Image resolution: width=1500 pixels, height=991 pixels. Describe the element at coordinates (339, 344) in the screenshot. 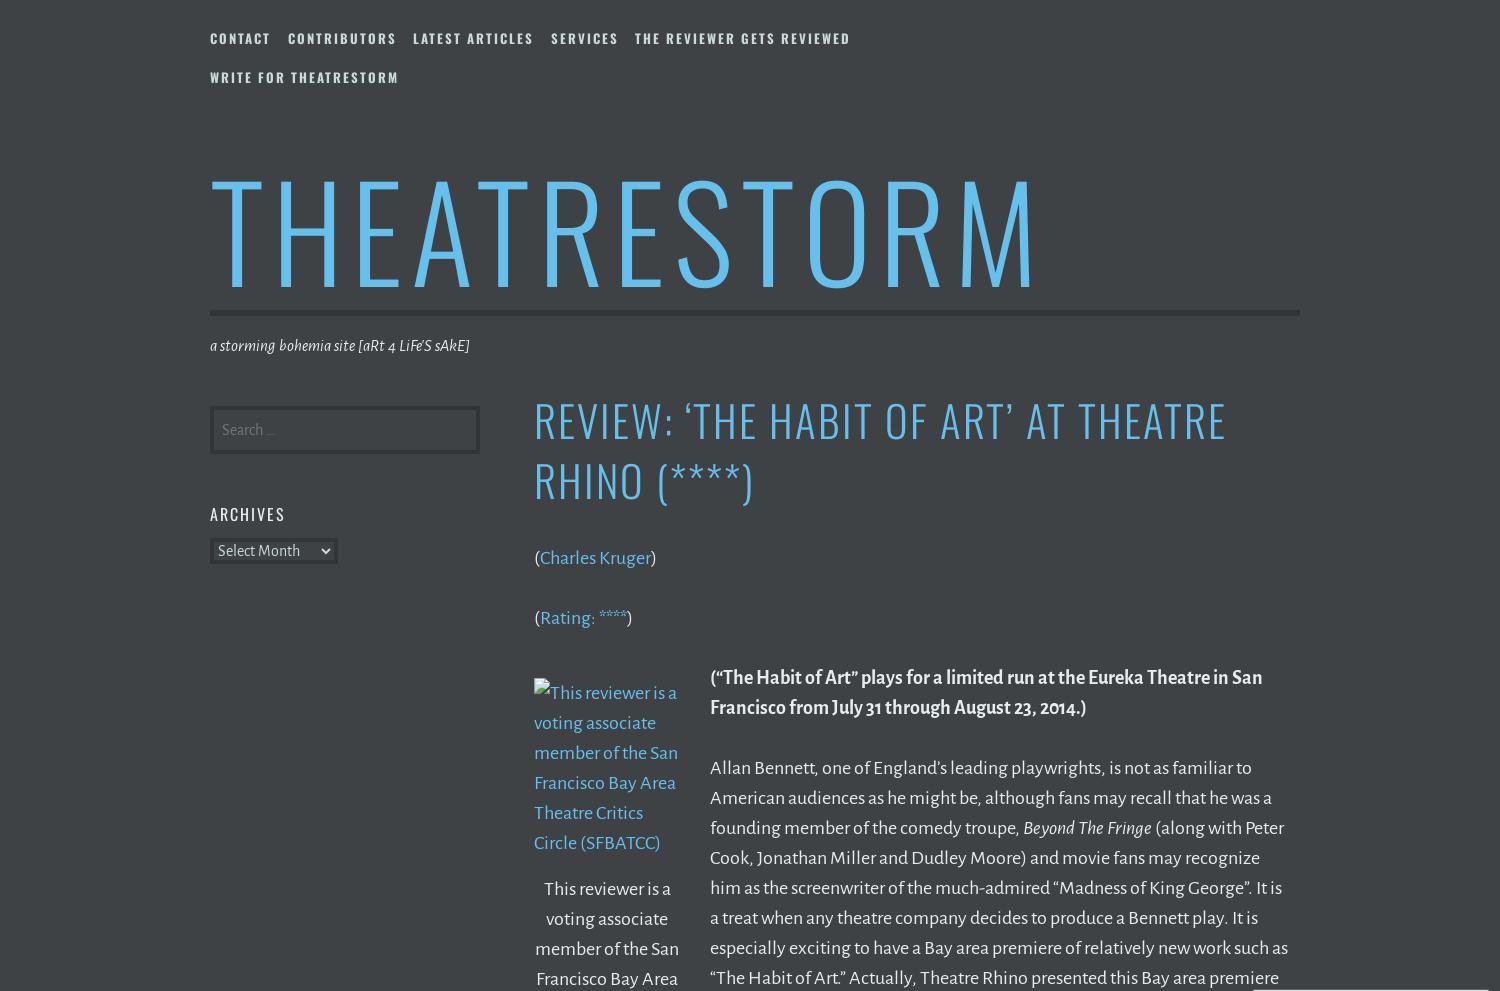

I see `'a storming bohemia site [aRt 4 LiFe'S sAkE]'` at that location.